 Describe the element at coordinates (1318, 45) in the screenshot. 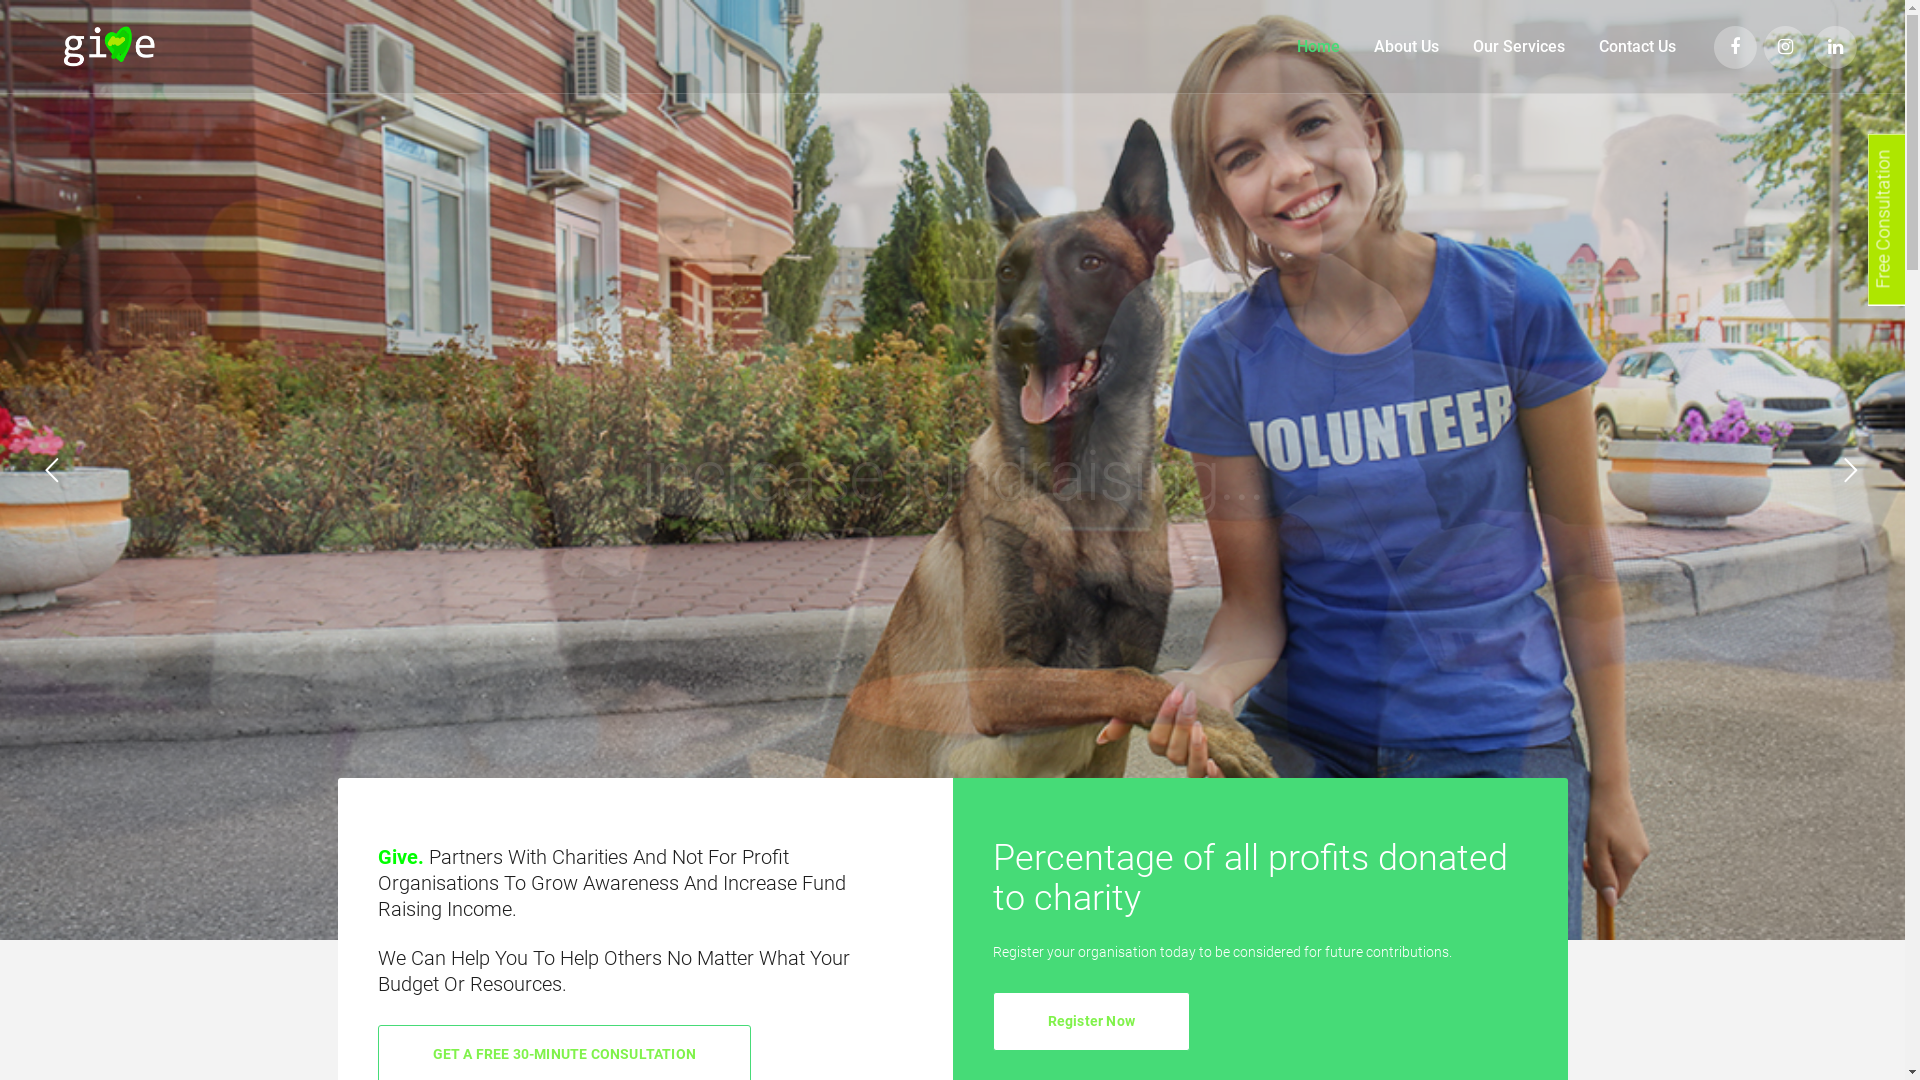

I see `'Home'` at that location.